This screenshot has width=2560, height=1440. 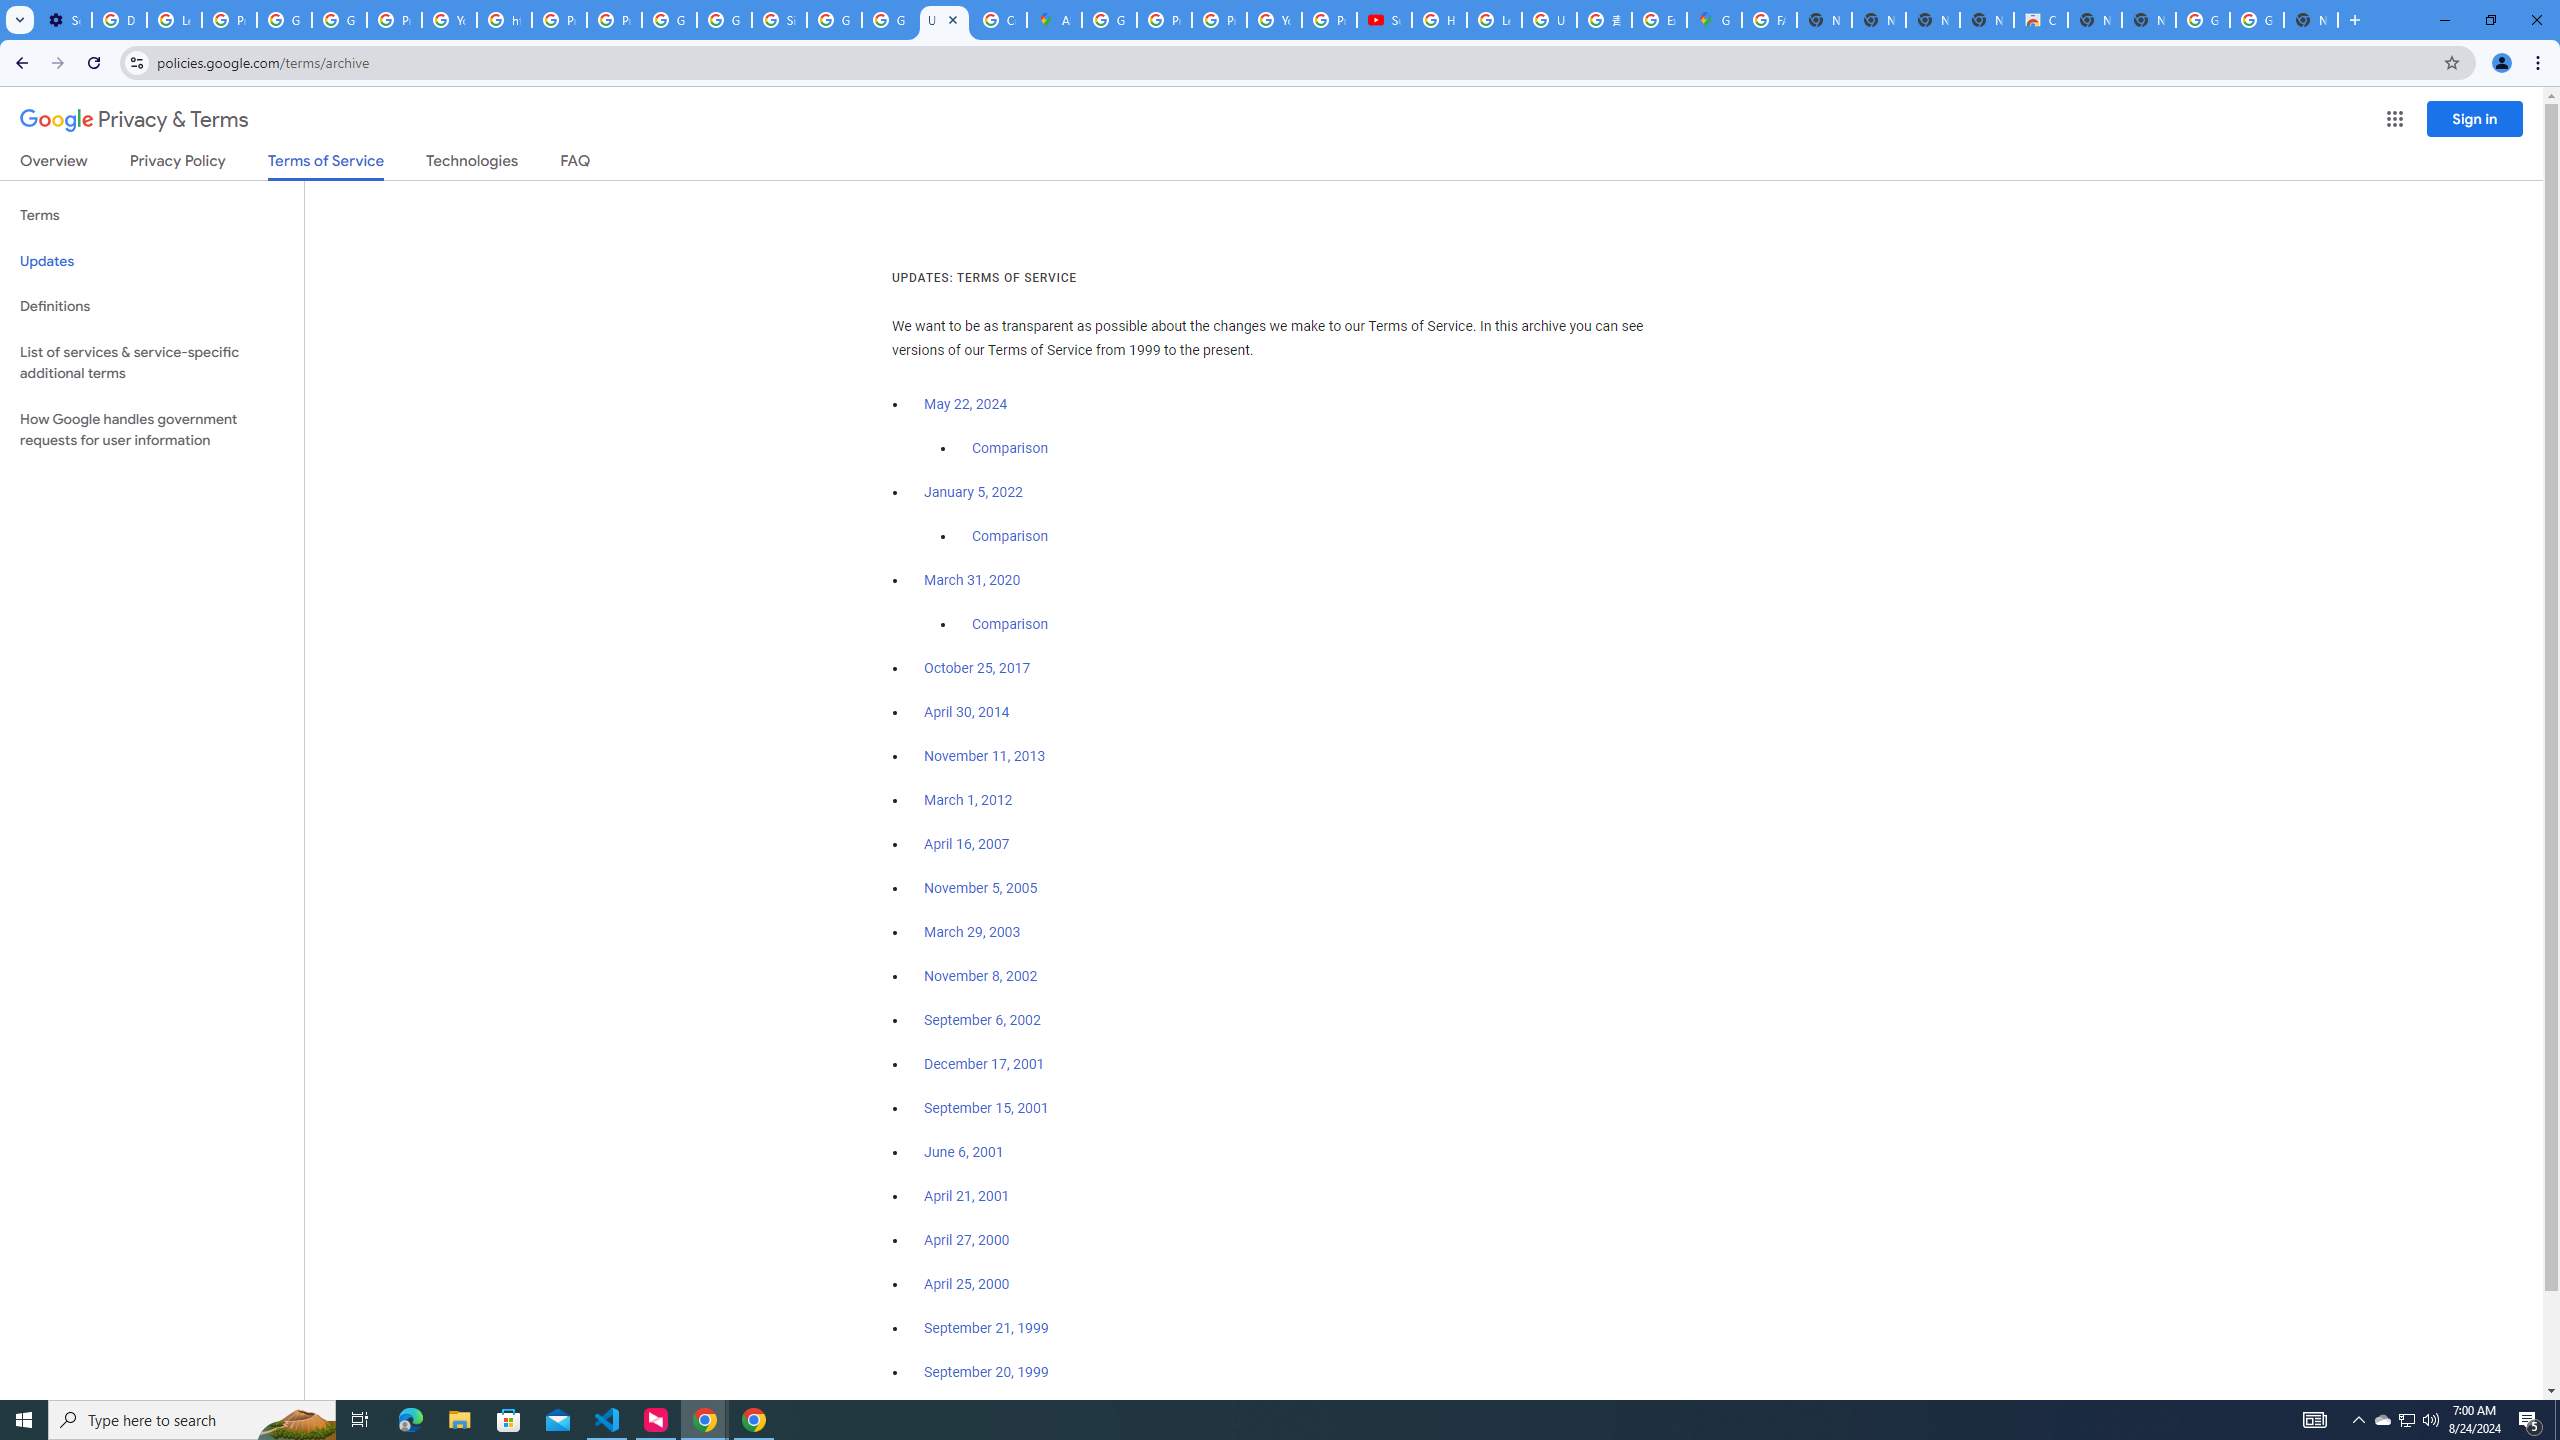 What do you see at coordinates (966, 1238) in the screenshot?
I see `'April 27, 2000'` at bounding box center [966, 1238].